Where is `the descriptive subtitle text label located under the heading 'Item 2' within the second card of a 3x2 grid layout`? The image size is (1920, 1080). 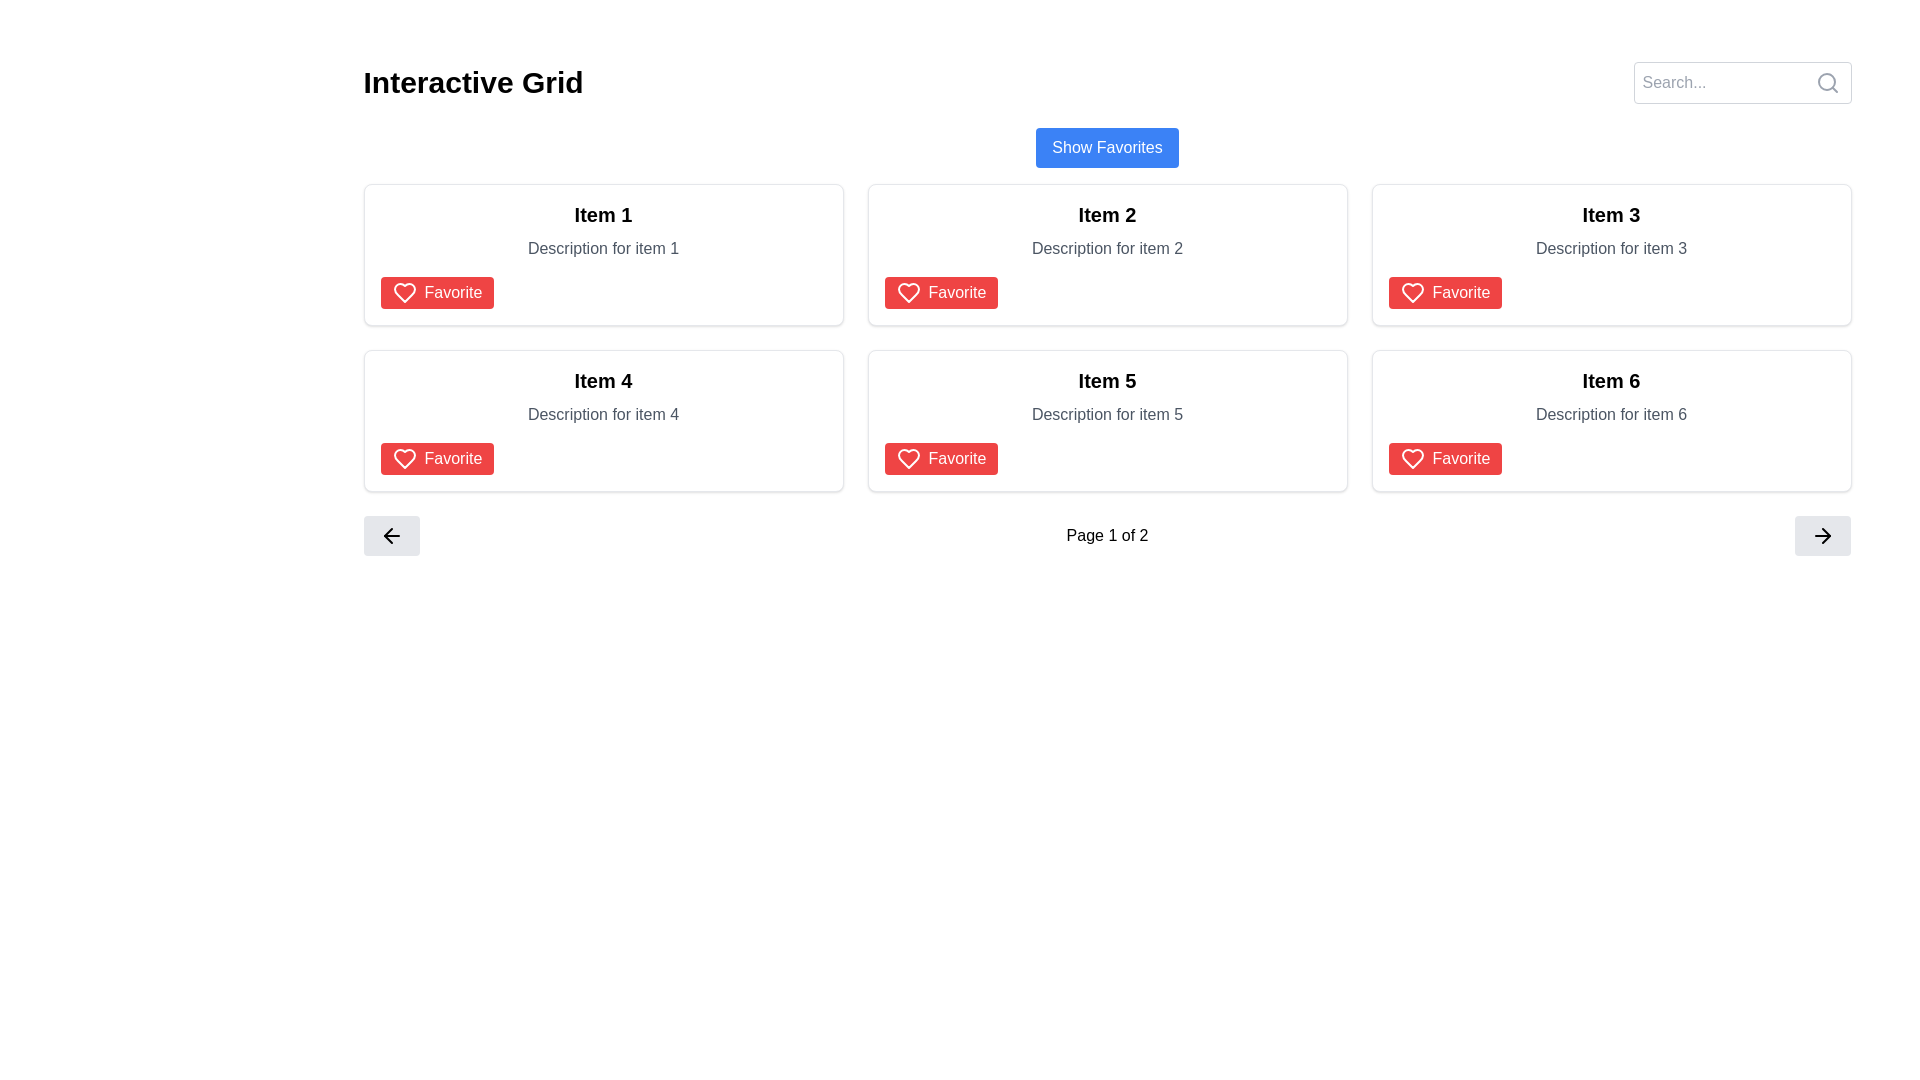 the descriptive subtitle text label located under the heading 'Item 2' within the second card of a 3x2 grid layout is located at coordinates (1106, 248).